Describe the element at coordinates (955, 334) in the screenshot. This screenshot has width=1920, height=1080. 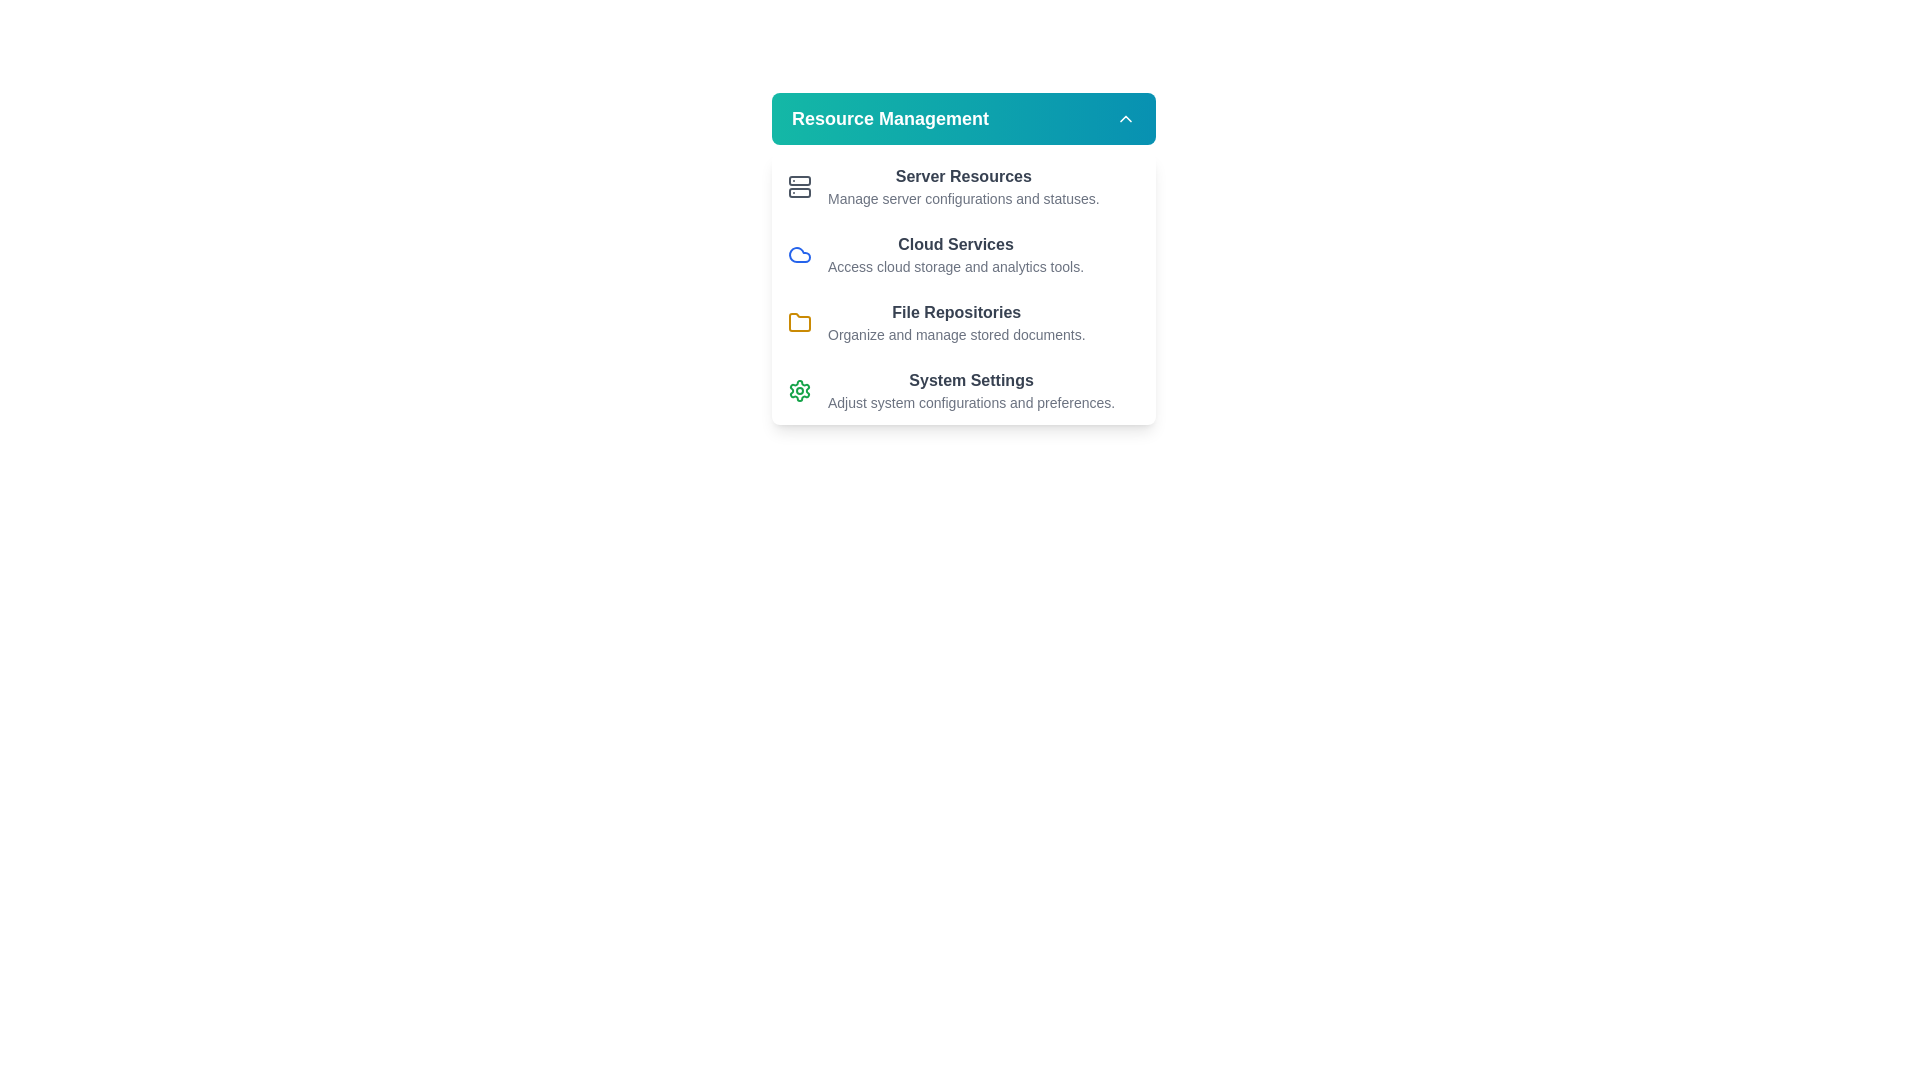
I see `the static text element that reads 'Organize and manage stored documents', which is styled in a smaller gray font and located directly below the bold text 'File Repositories'` at that location.